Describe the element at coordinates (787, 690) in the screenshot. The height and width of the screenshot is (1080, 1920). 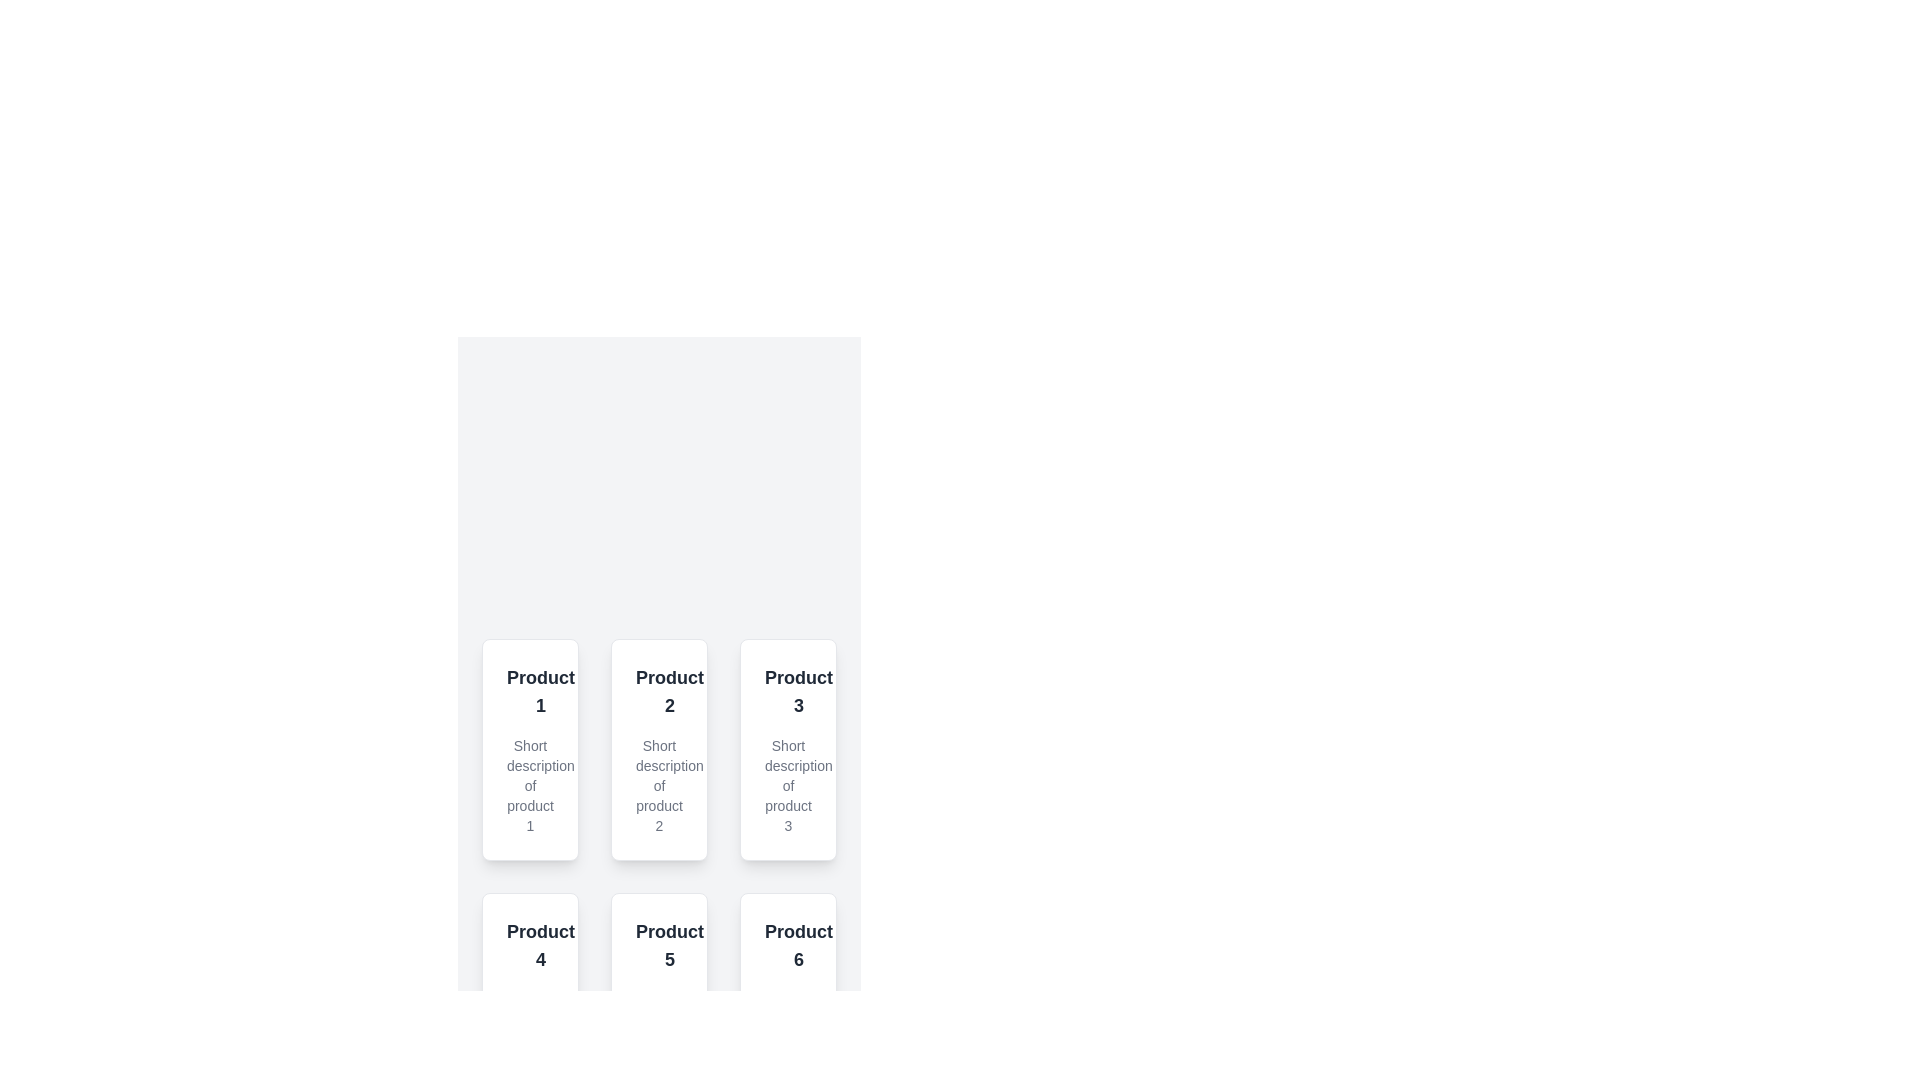
I see `the interactive text label or heading for 'Product 3', which is located at the top of its product card and indicates the product name` at that location.